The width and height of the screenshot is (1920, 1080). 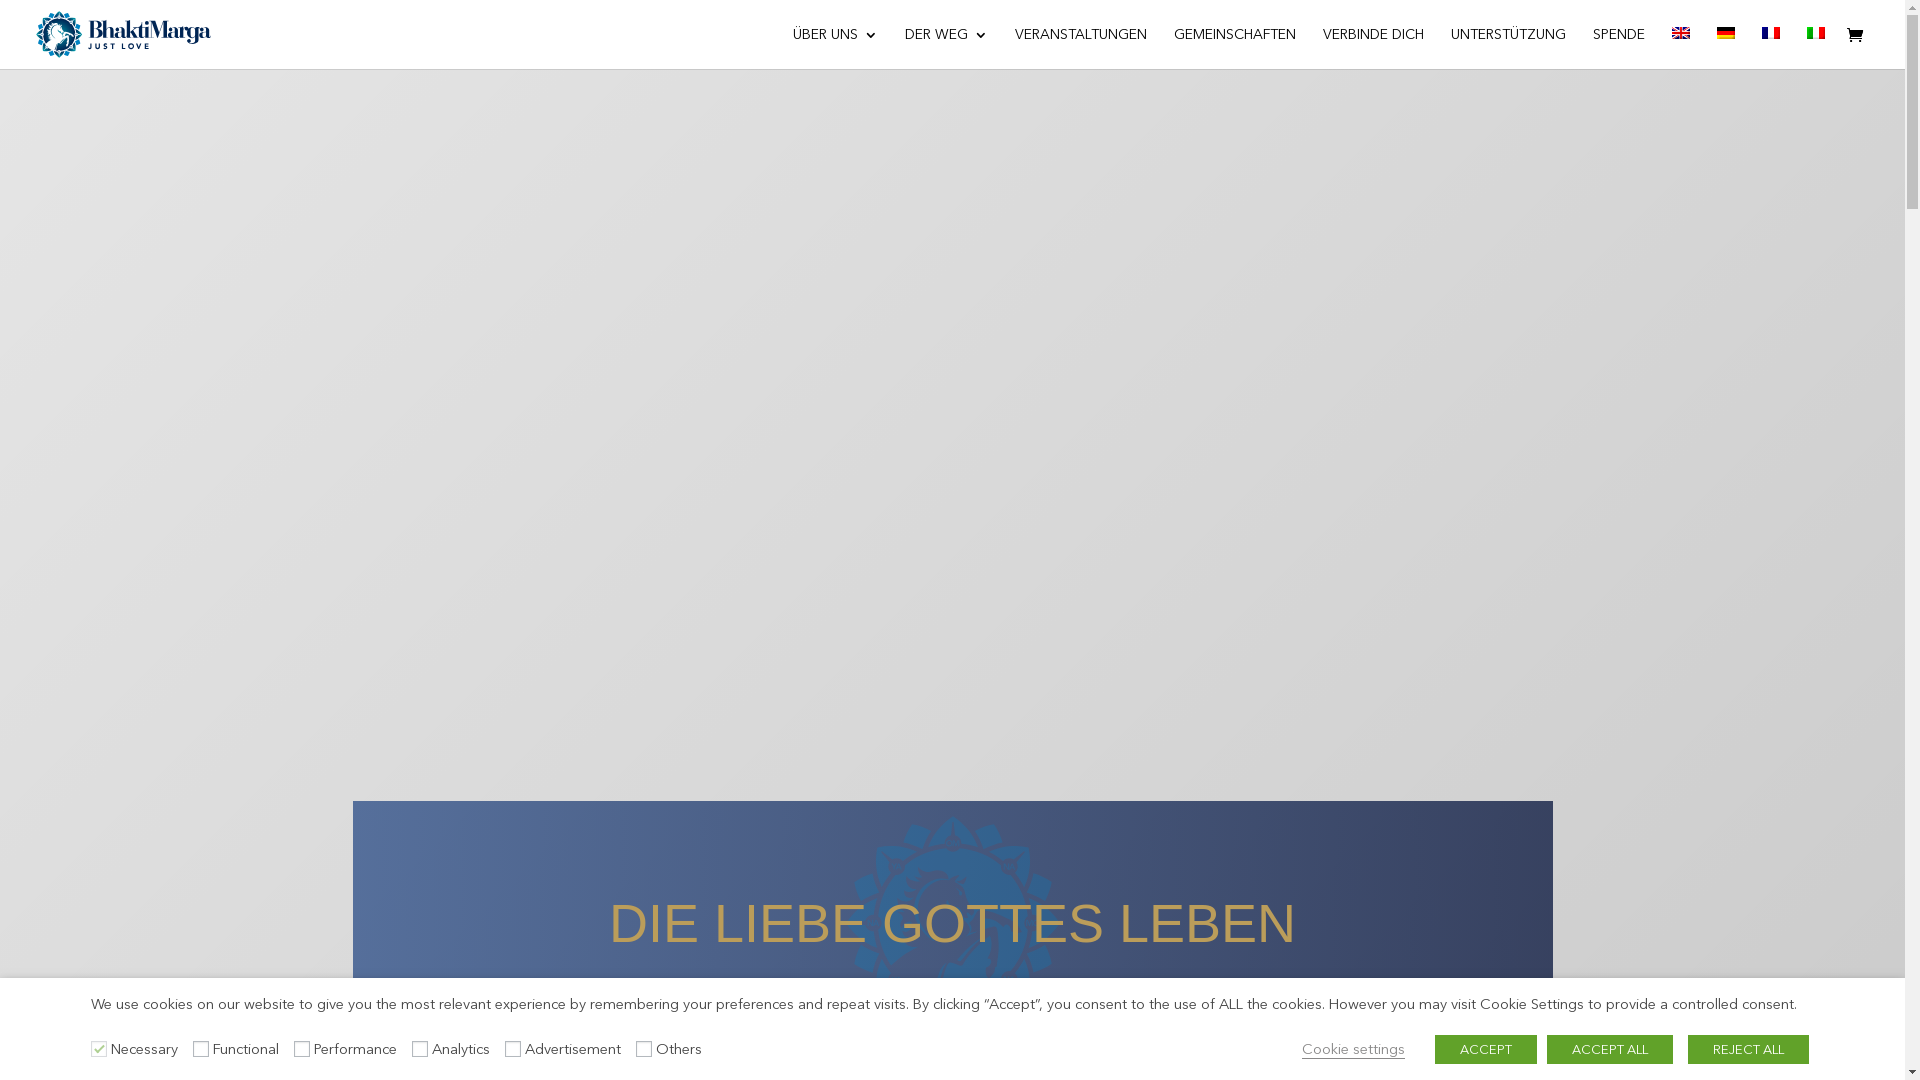 What do you see at coordinates (1353, 1048) in the screenshot?
I see `'Cookie settings'` at bounding box center [1353, 1048].